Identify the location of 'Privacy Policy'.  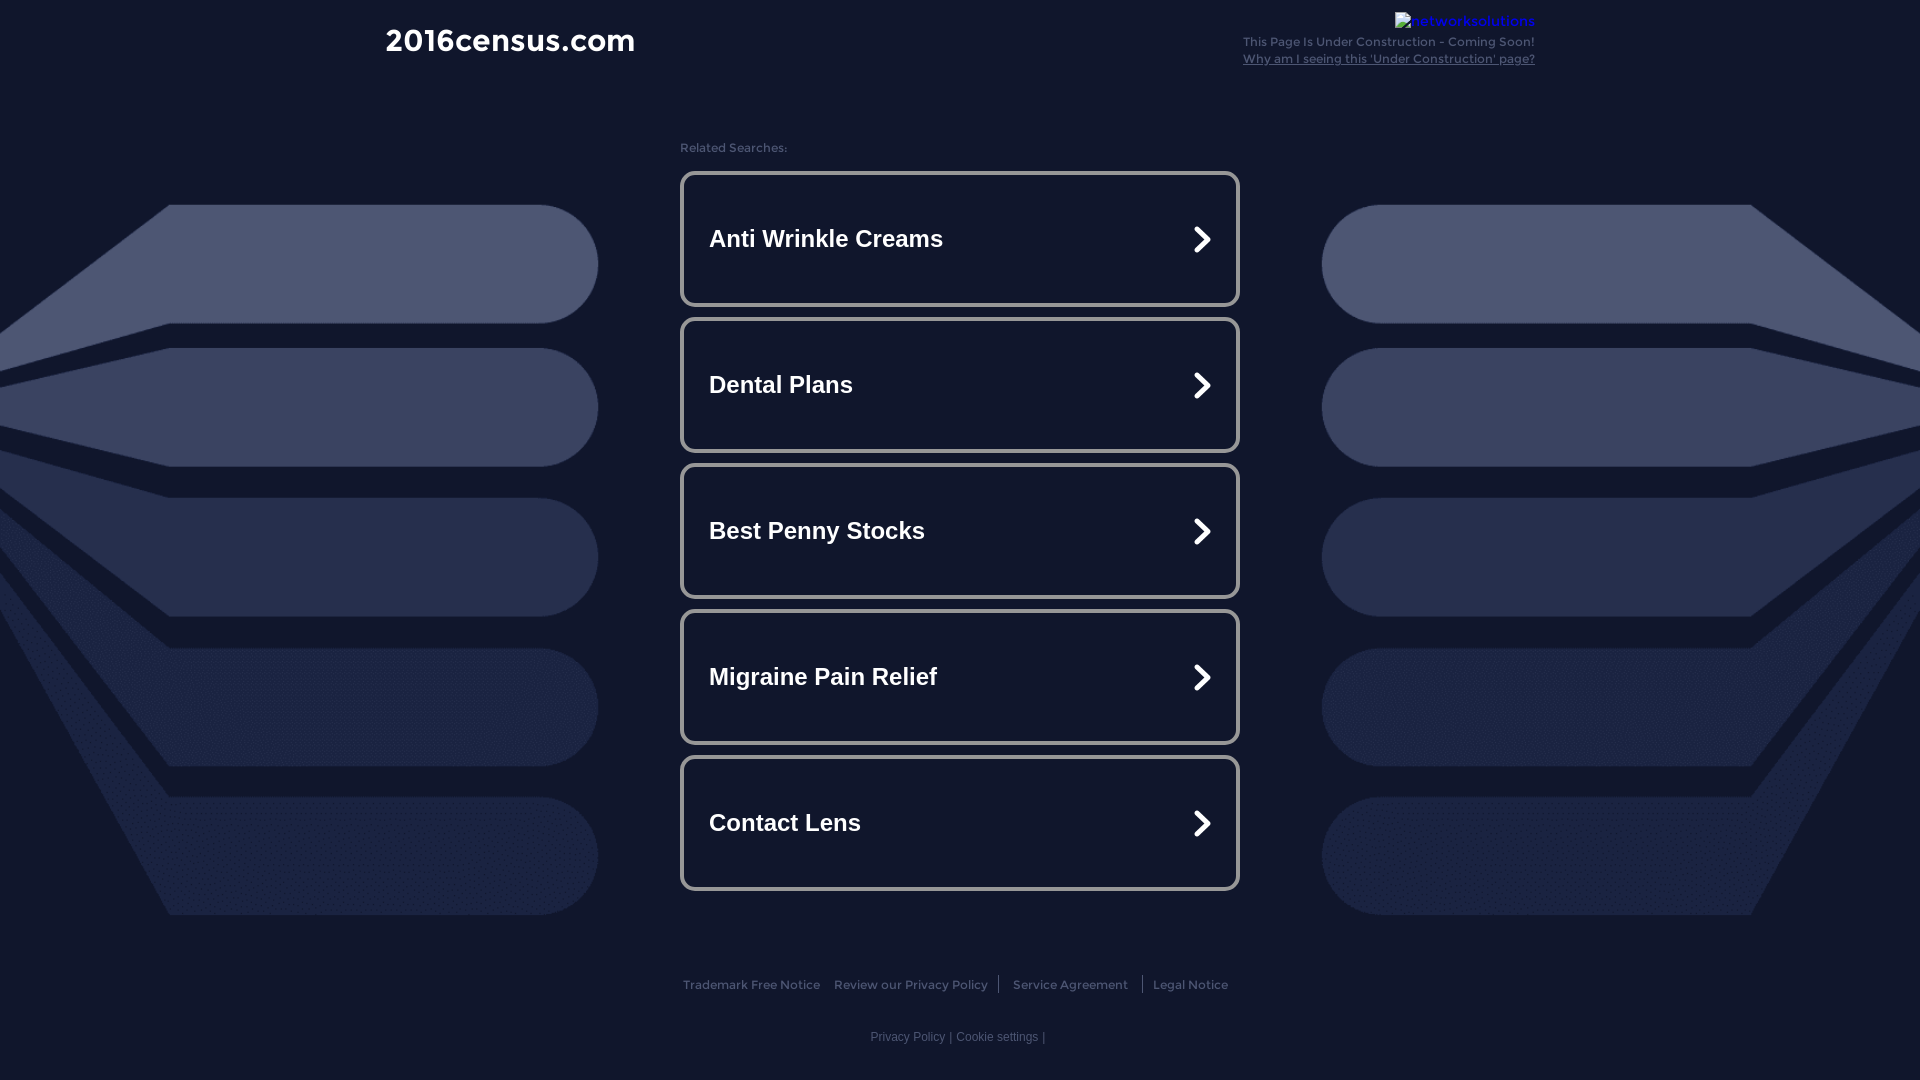
(906, 1036).